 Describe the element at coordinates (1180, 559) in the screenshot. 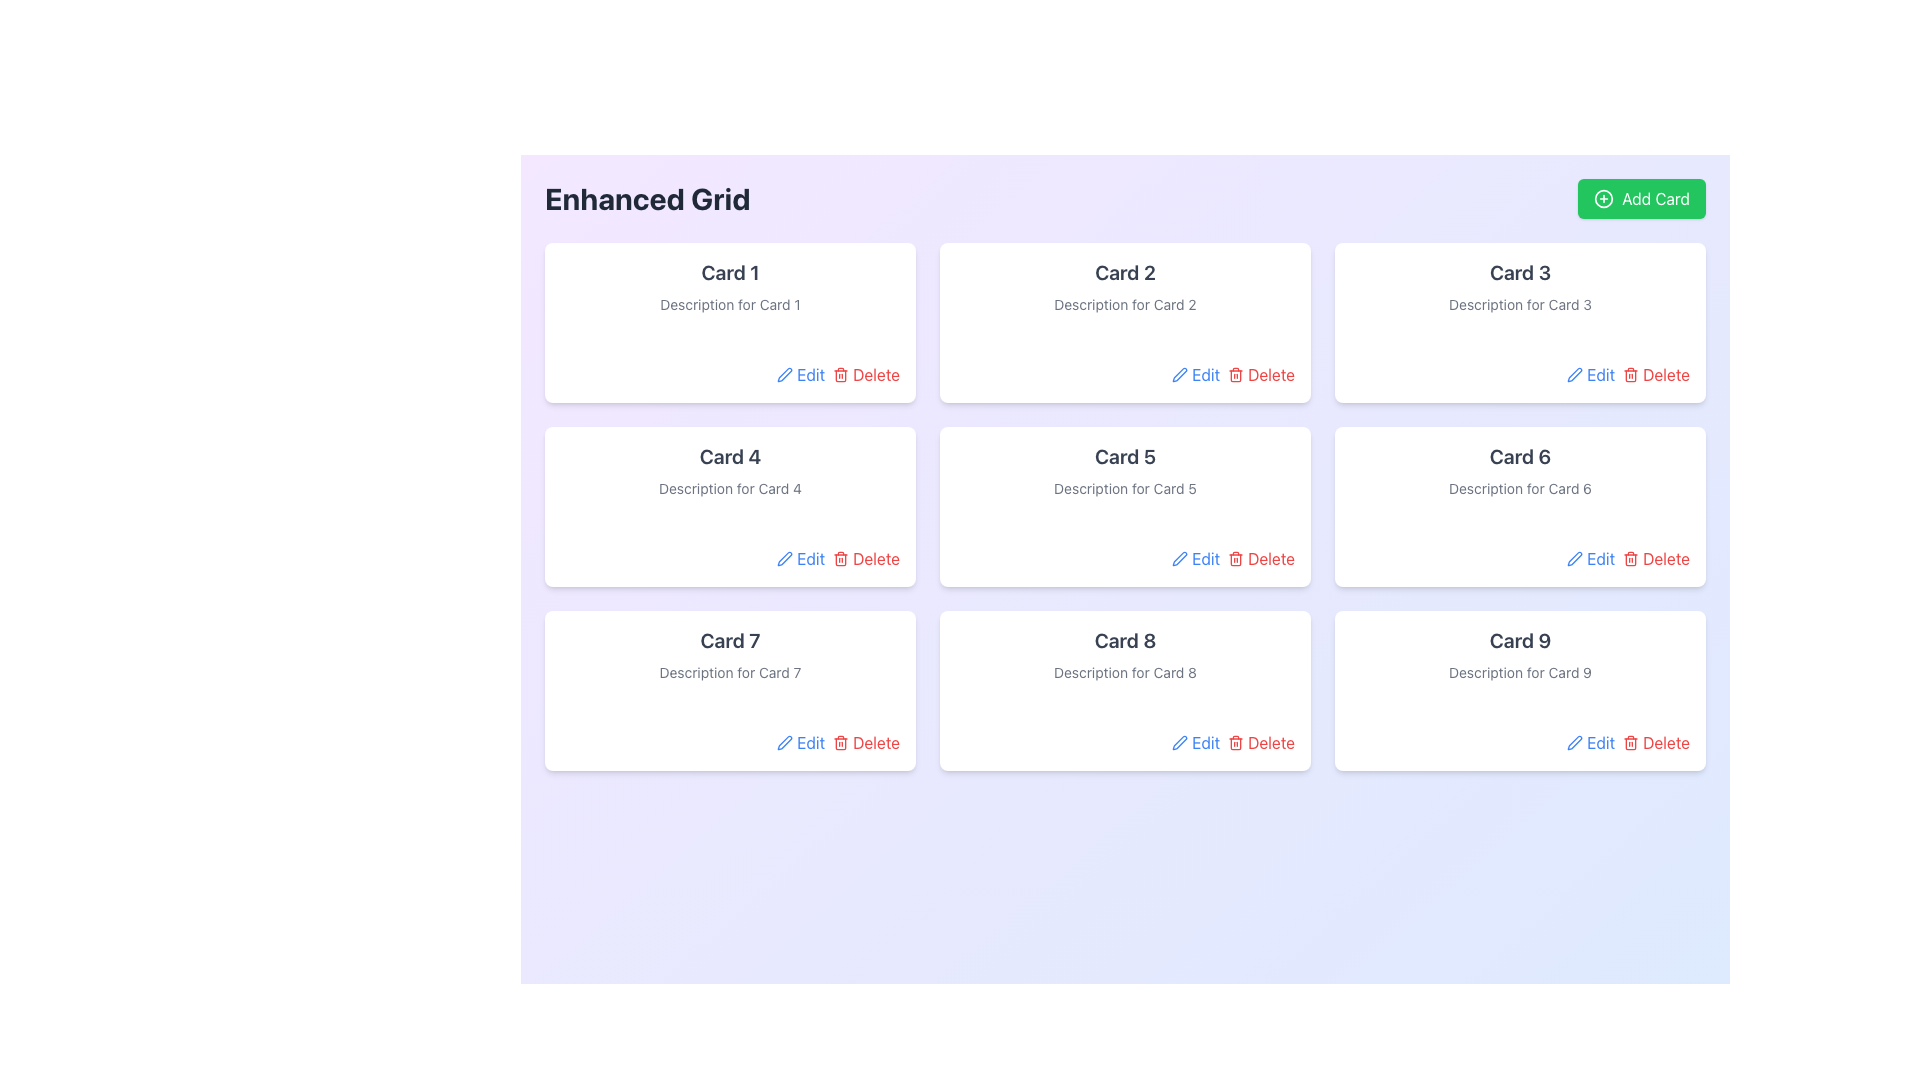

I see `the edit action icon located to the left of the 'Edit' label in the action bar at the bottom of Card 5` at that location.